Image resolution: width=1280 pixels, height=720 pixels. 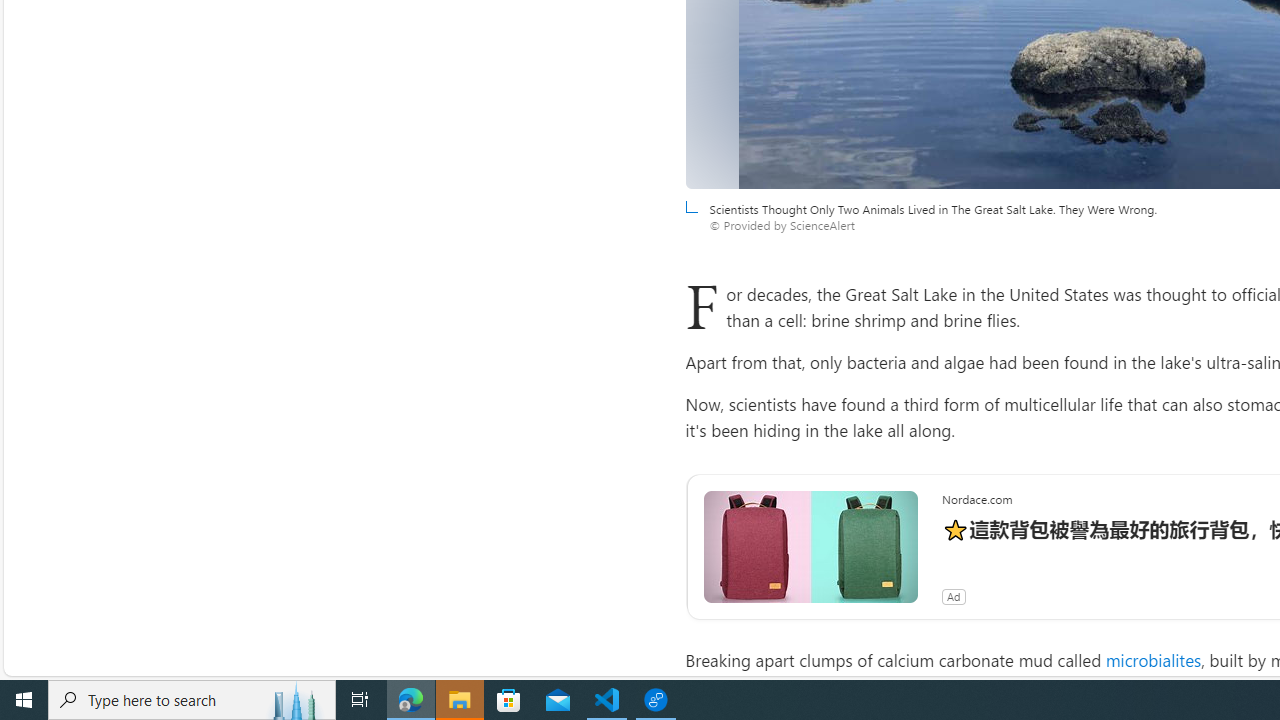 I want to click on 'microbialites', so click(x=1153, y=659).